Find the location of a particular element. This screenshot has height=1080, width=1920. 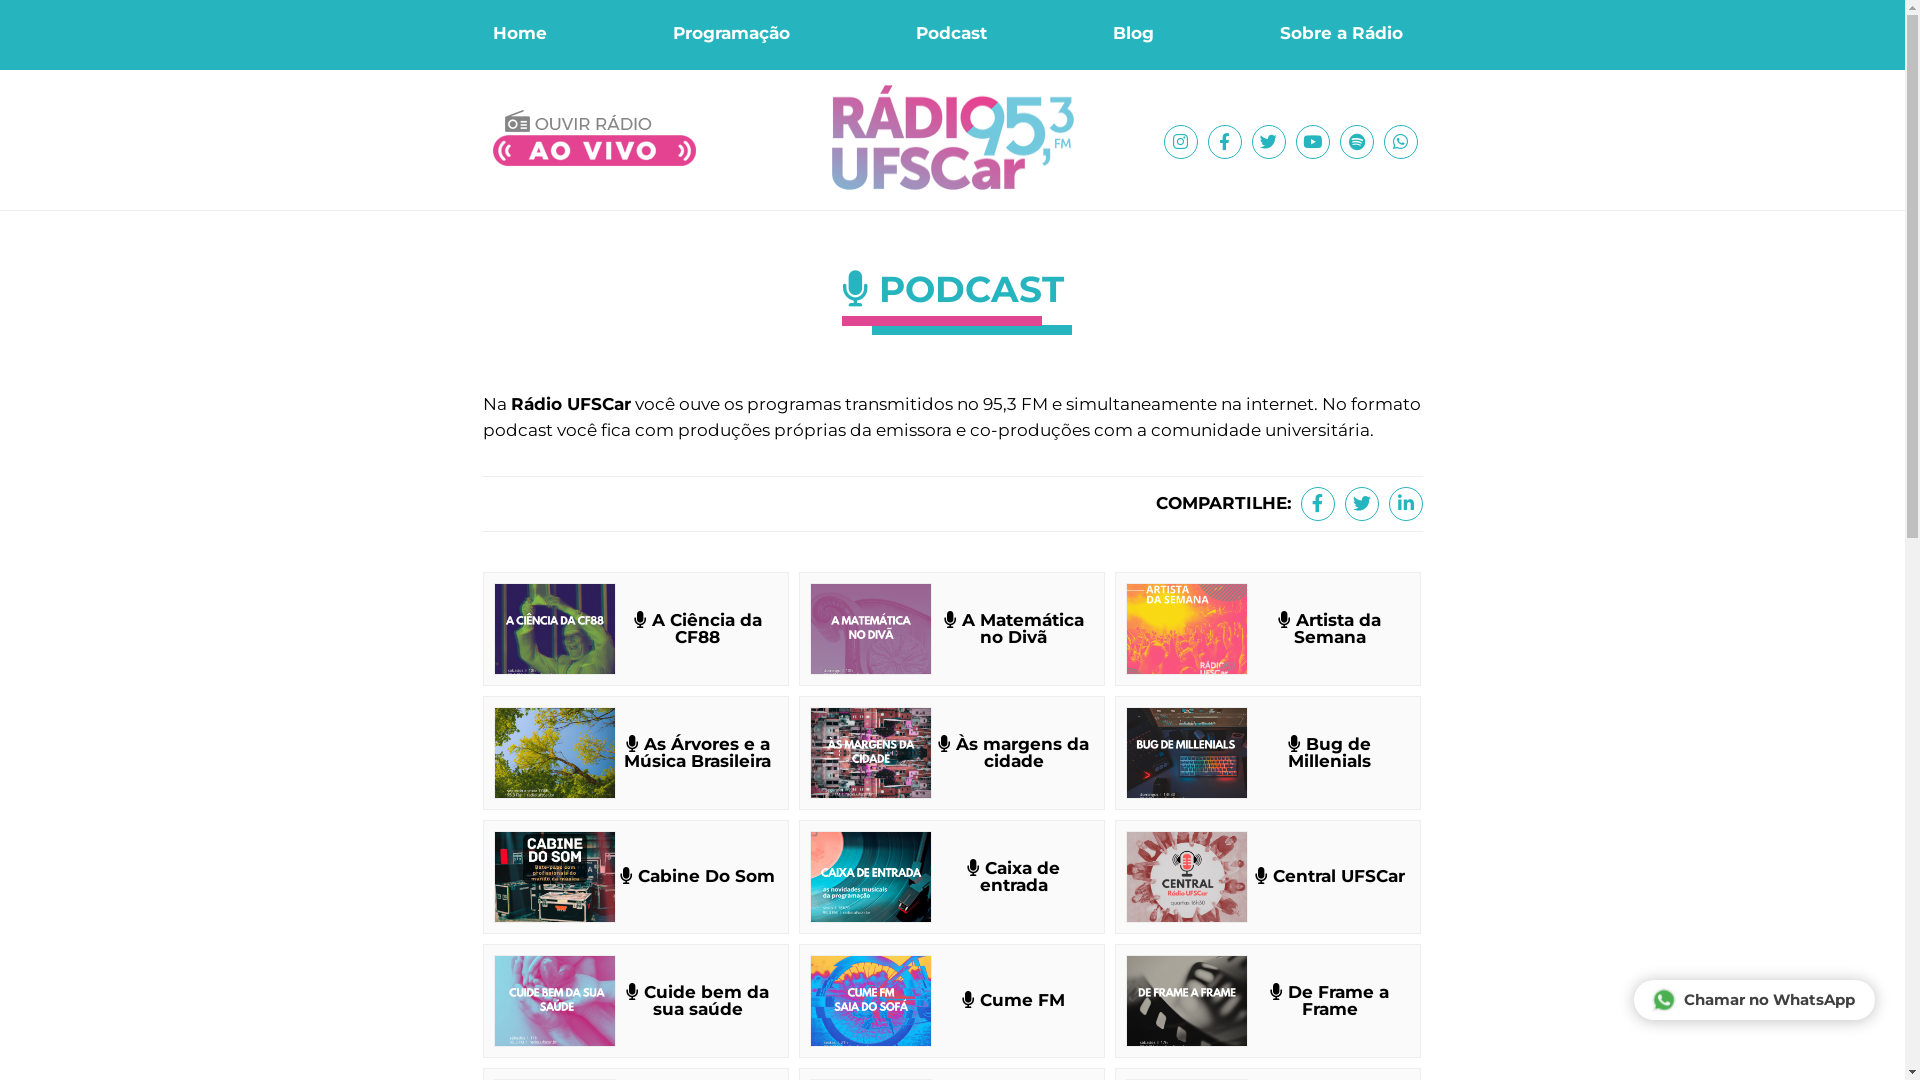

'Chamar no WhatsApp' is located at coordinates (1661, 998).